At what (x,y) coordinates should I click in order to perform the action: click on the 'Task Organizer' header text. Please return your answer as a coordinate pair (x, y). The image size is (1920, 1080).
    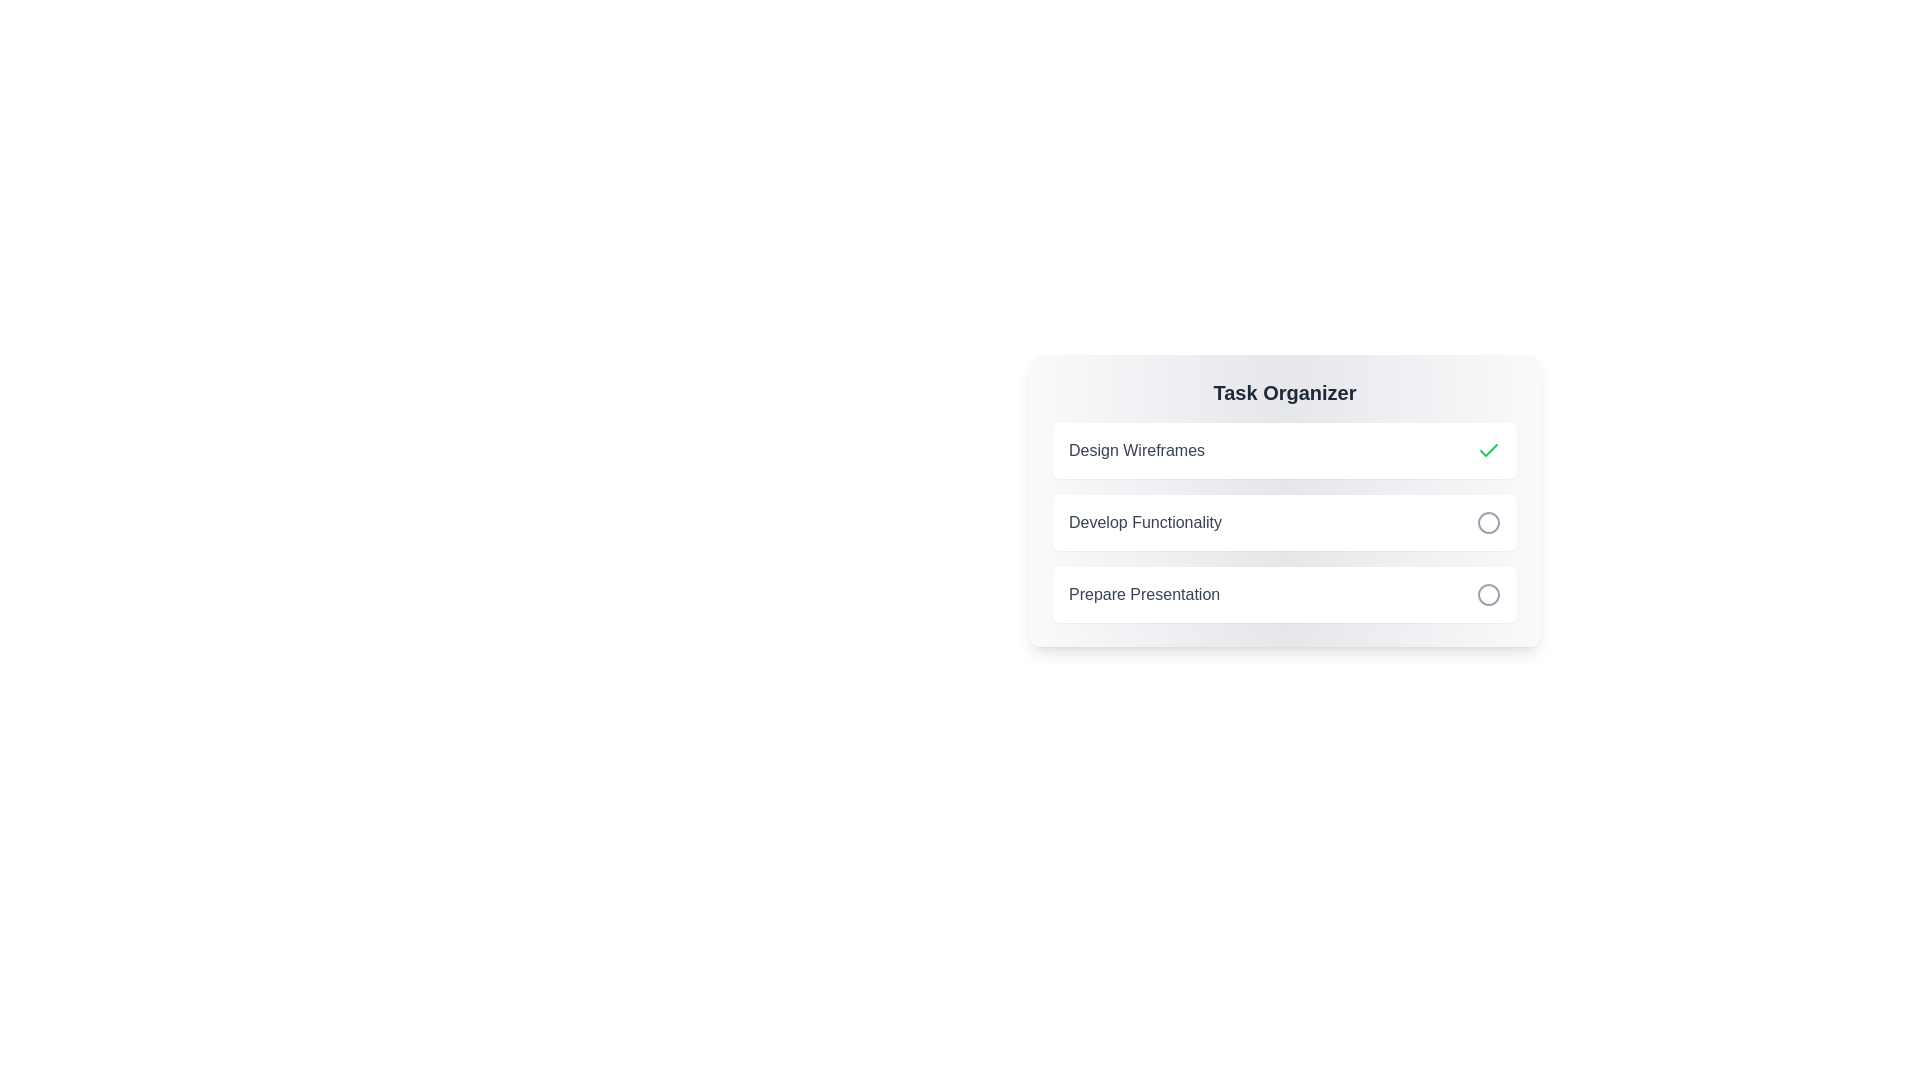
    Looking at the image, I should click on (1285, 393).